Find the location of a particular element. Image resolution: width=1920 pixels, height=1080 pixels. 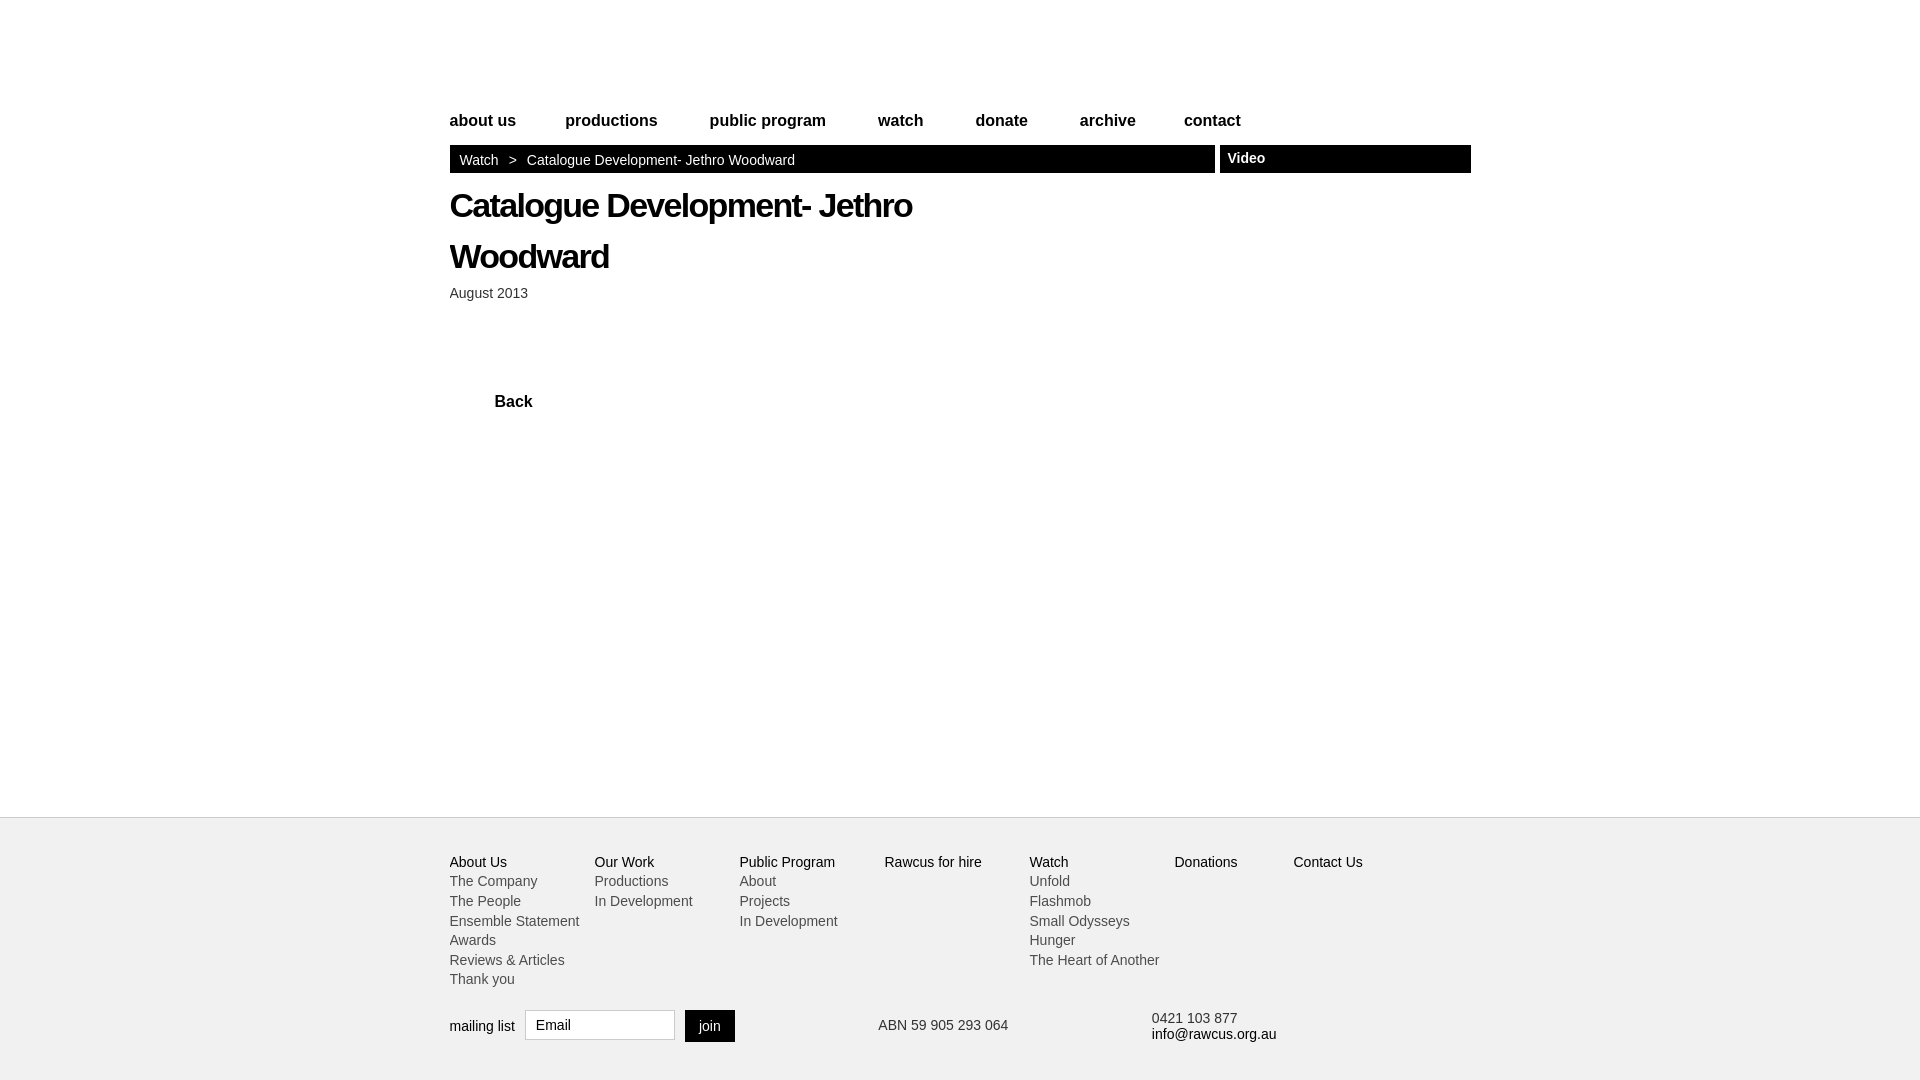

'Unfold' is located at coordinates (1030, 879).